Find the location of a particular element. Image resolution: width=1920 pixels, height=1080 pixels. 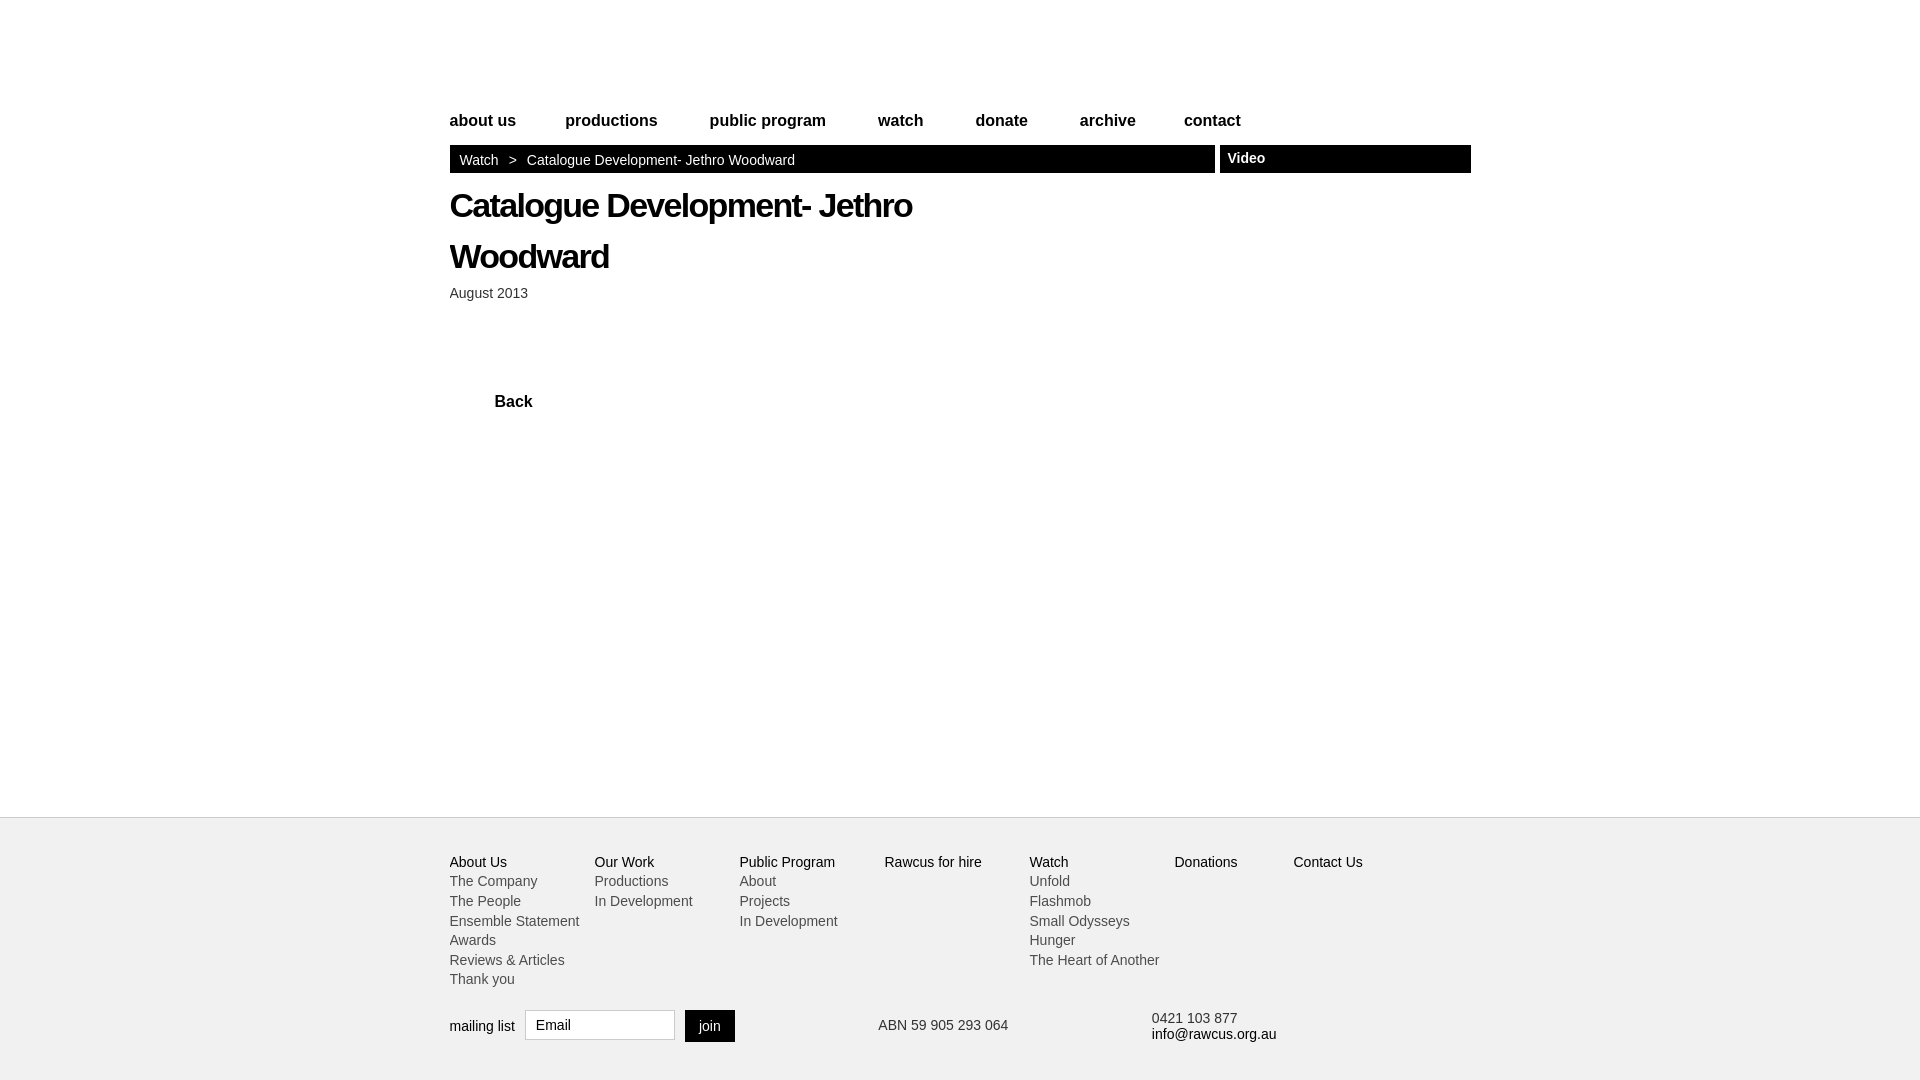

'Unfold' is located at coordinates (1030, 879).